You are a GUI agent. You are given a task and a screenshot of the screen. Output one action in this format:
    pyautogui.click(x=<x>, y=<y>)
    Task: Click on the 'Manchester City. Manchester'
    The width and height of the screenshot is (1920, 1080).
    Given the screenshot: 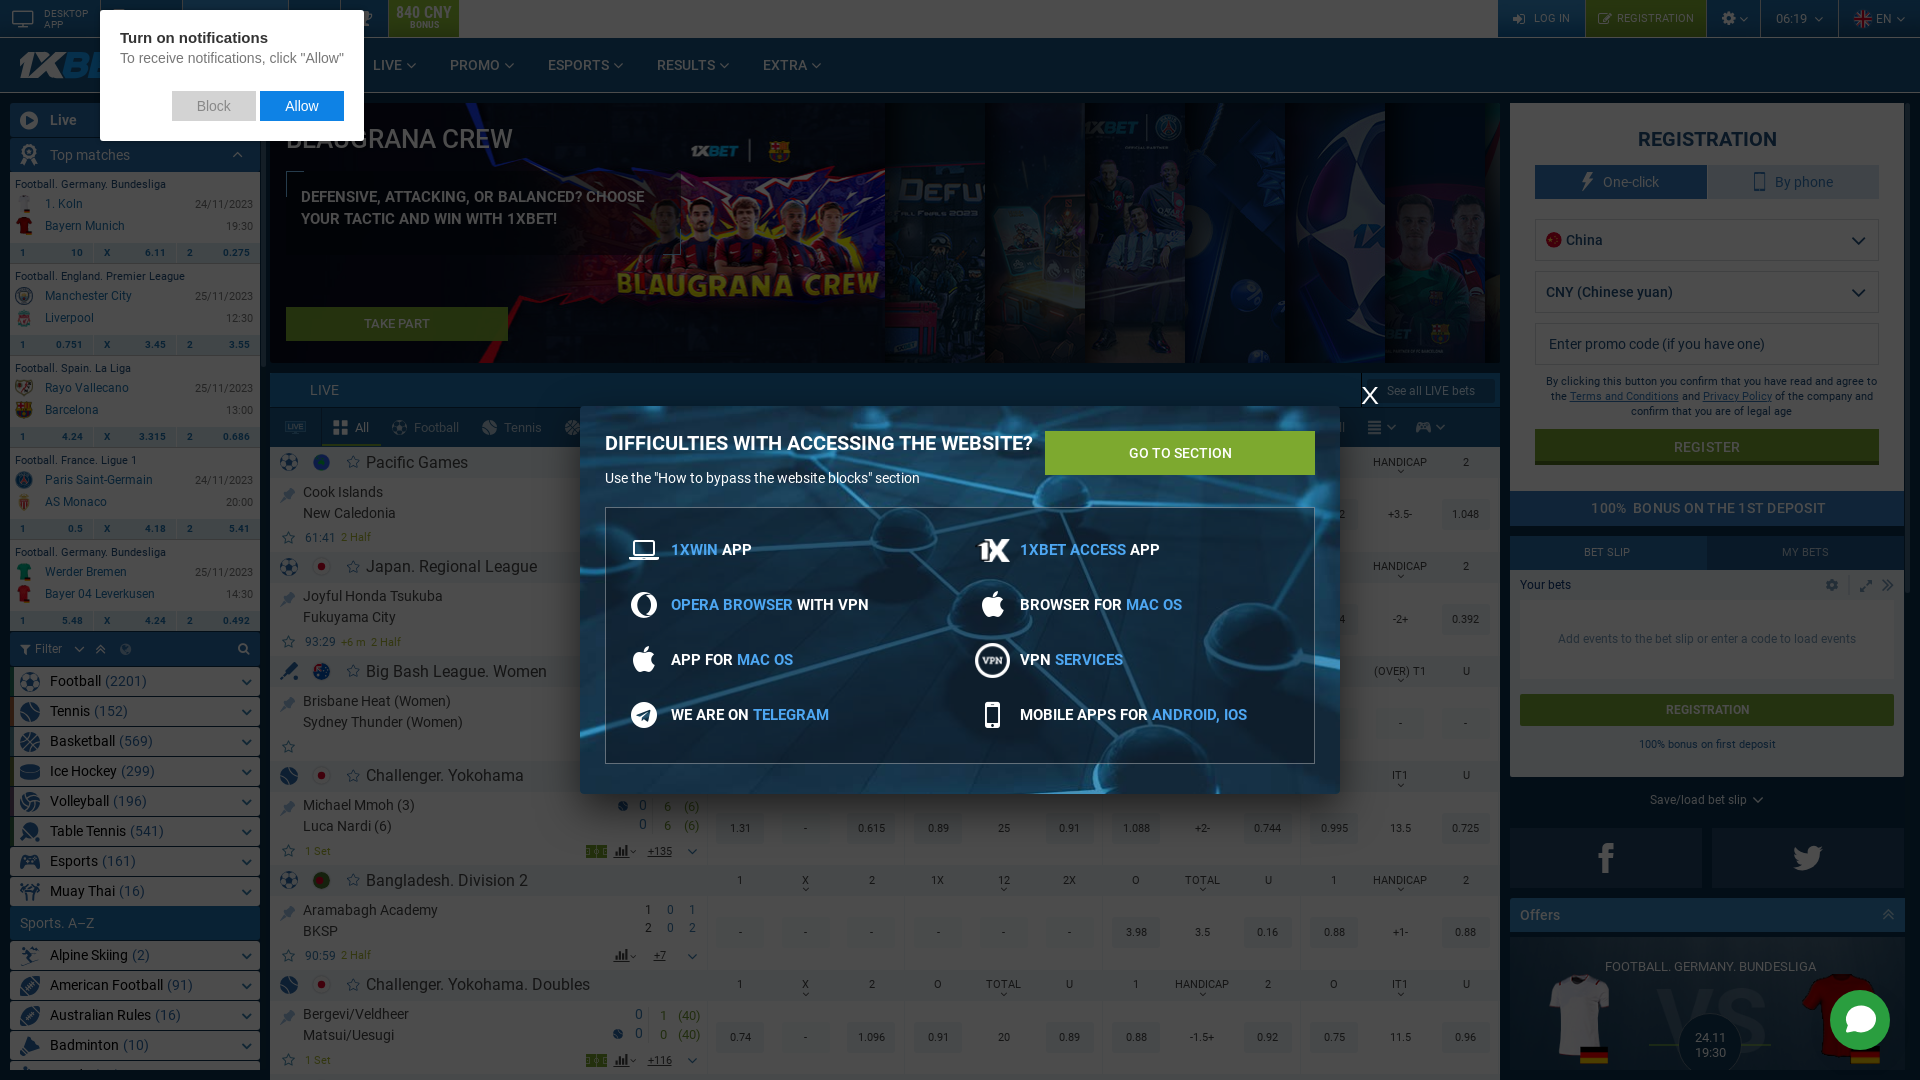 What is the action you would take?
    pyautogui.click(x=24, y=296)
    